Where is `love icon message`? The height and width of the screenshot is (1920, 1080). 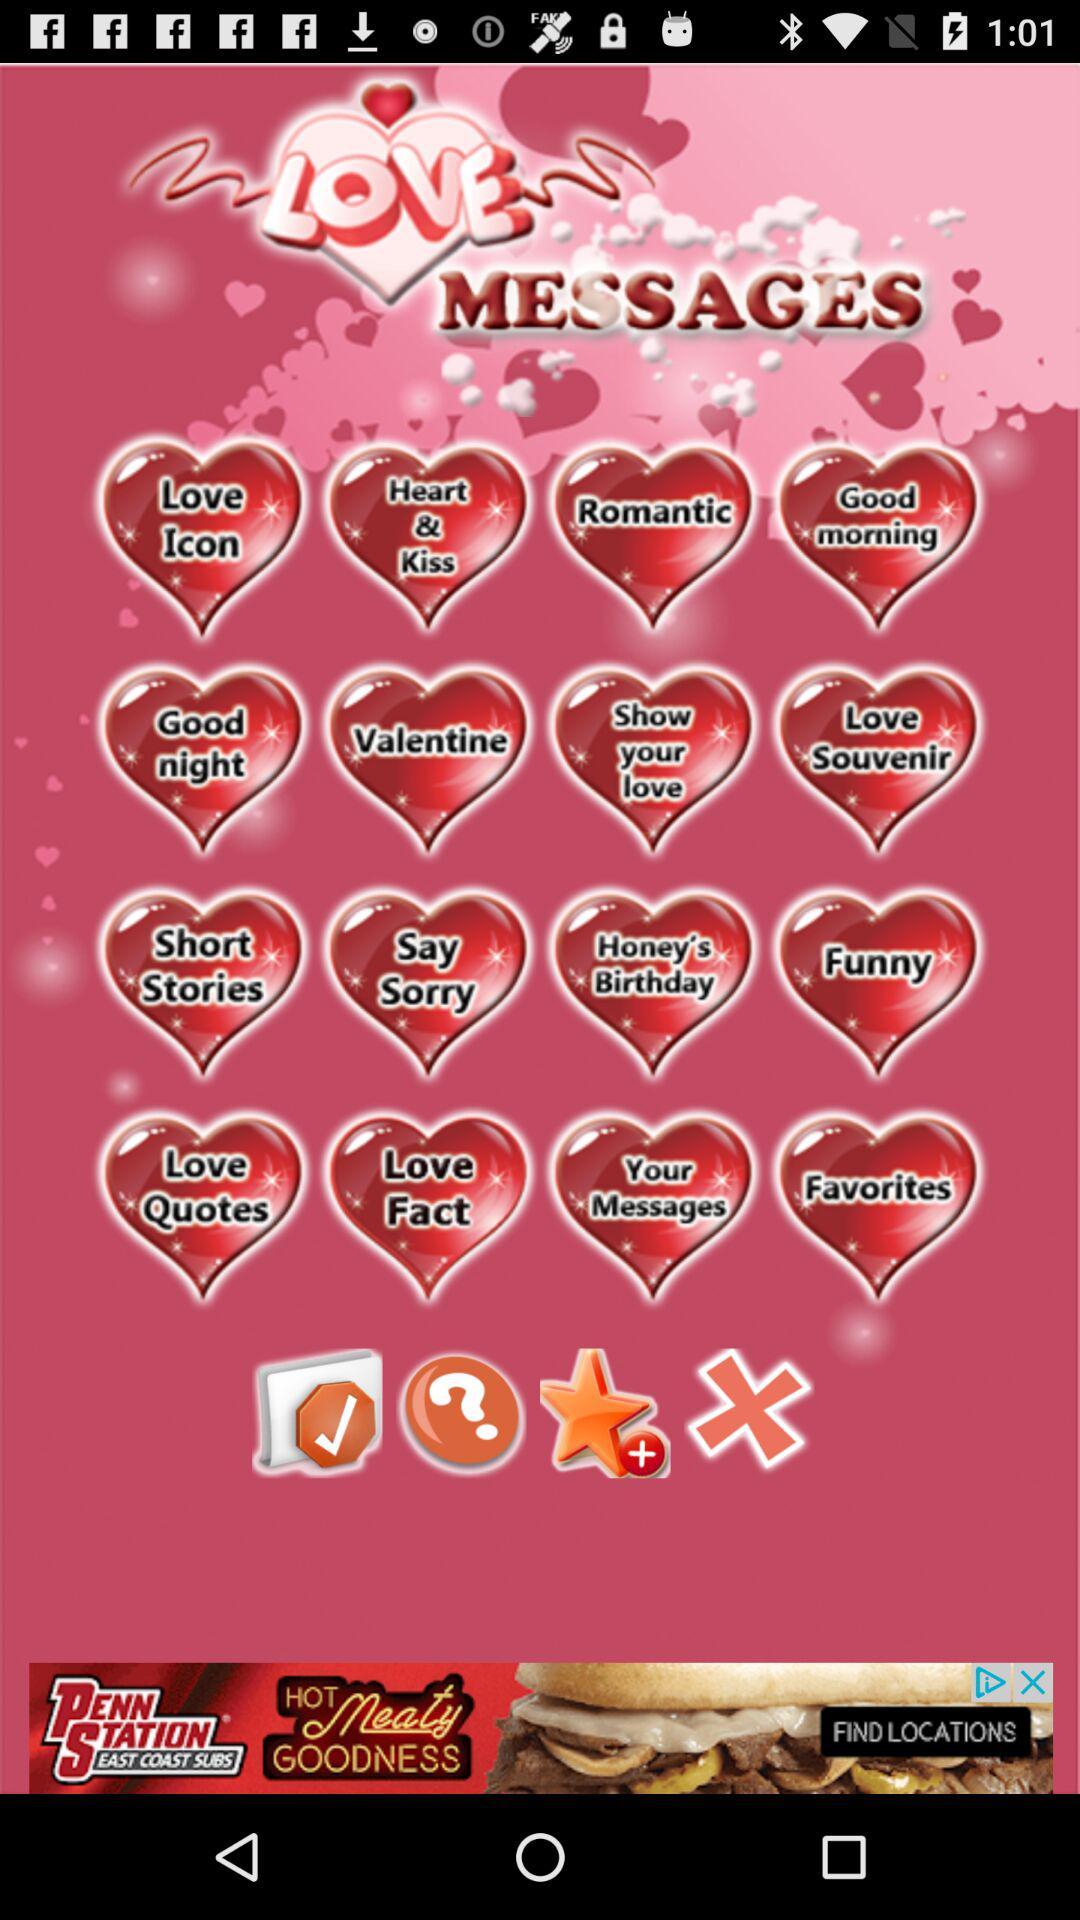
love icon message is located at coordinates (202, 539).